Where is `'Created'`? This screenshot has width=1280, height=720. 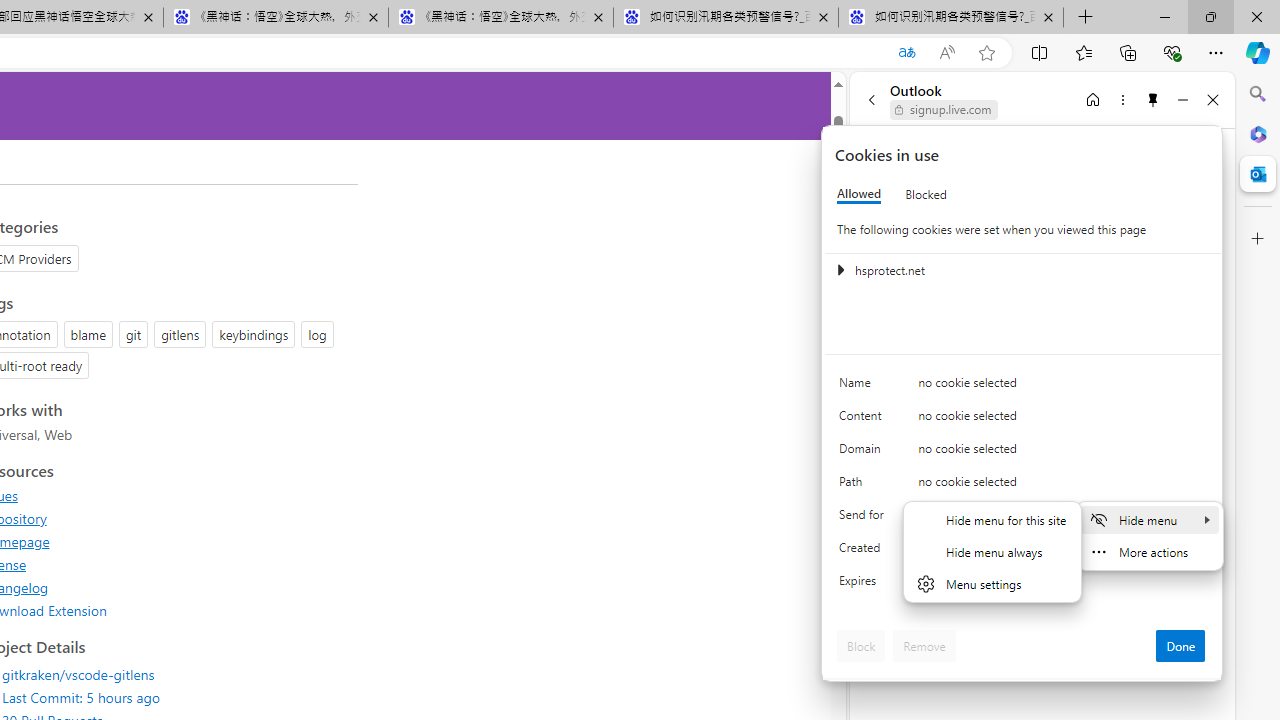 'Created' is located at coordinates (865, 552).